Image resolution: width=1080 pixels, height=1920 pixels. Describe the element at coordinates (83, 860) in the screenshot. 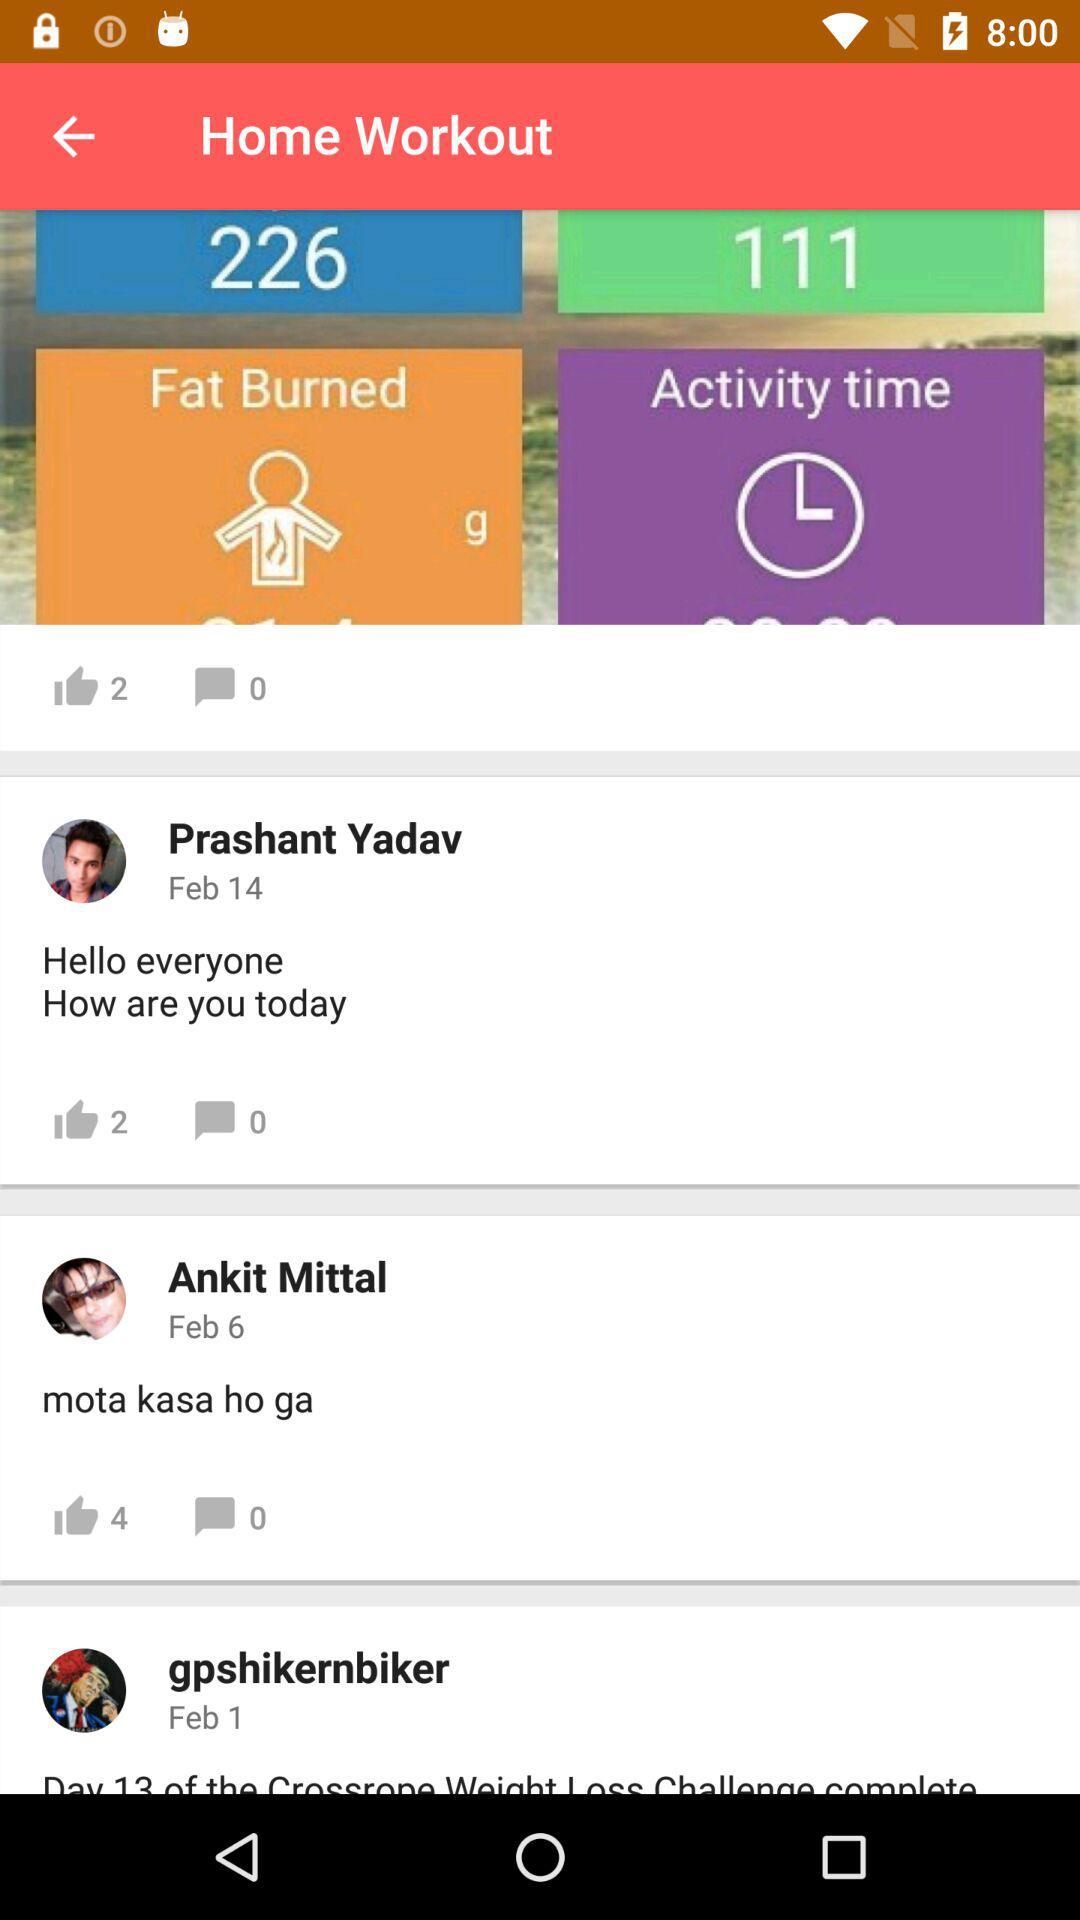

I see `photo of commentor` at that location.